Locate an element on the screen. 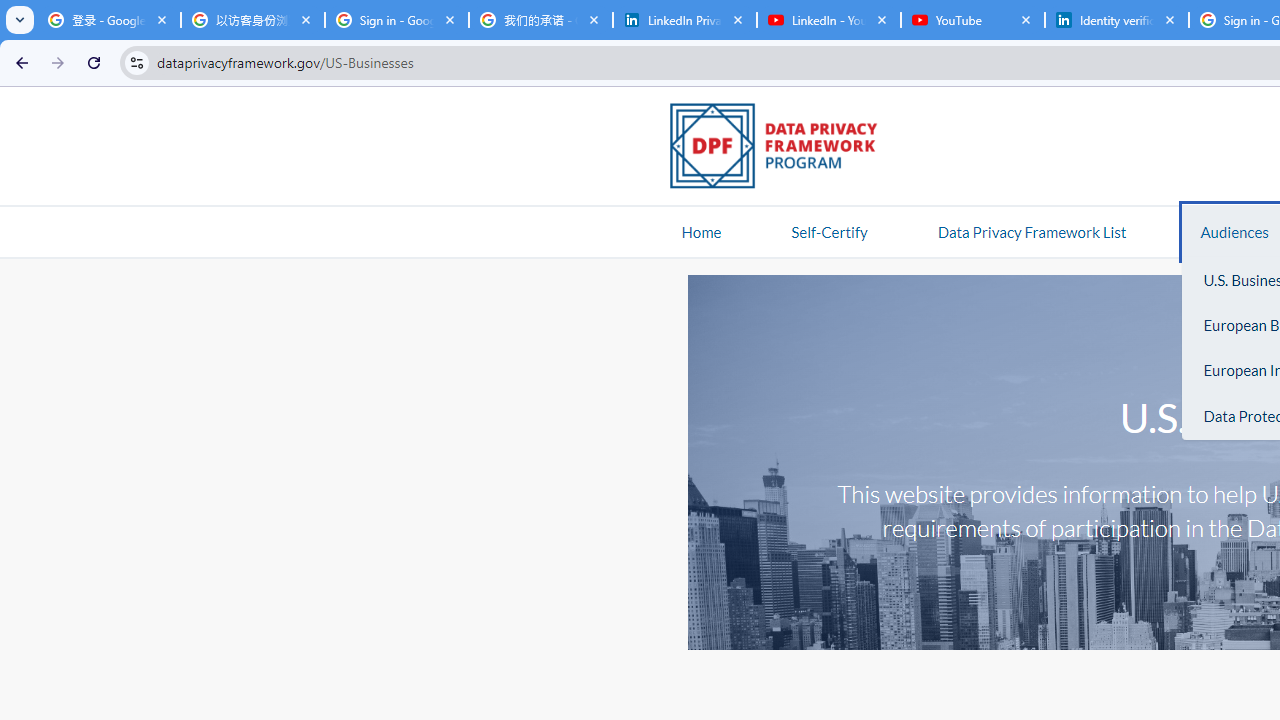 This screenshot has height=720, width=1280. 'YouTube' is located at coordinates (972, 20).